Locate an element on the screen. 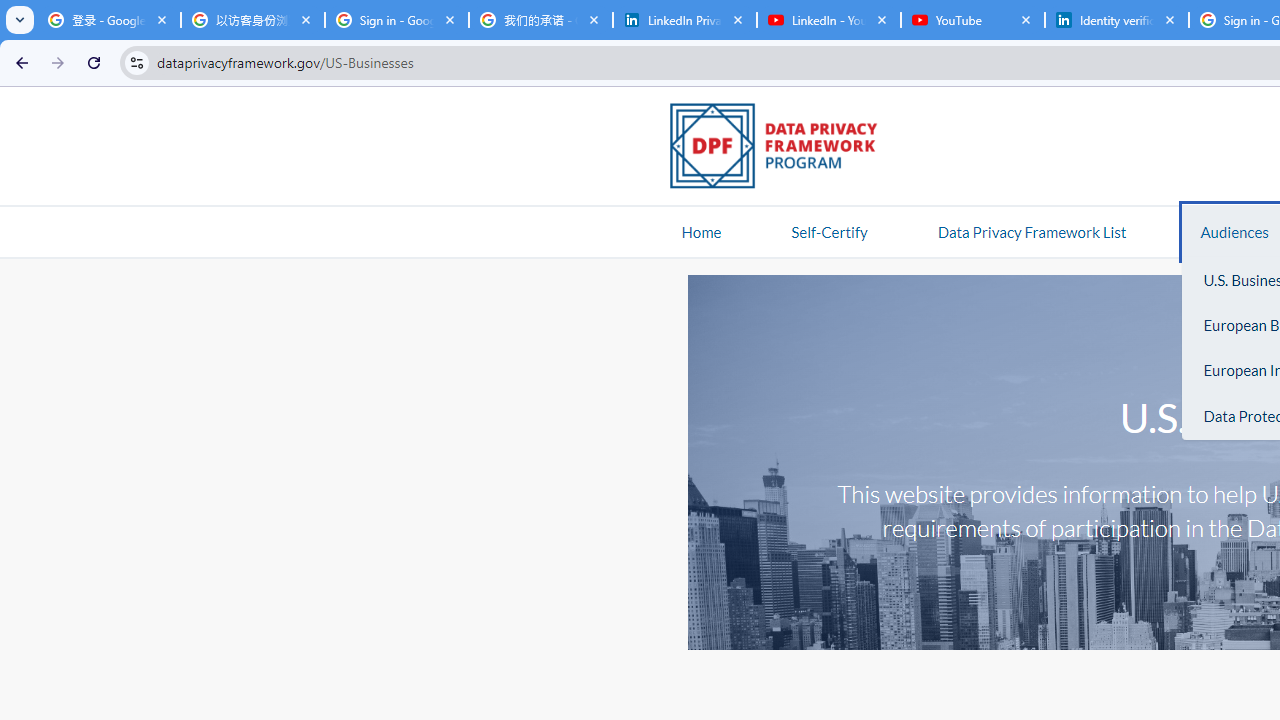 This screenshot has height=720, width=1280. 'YouTube' is located at coordinates (972, 20).